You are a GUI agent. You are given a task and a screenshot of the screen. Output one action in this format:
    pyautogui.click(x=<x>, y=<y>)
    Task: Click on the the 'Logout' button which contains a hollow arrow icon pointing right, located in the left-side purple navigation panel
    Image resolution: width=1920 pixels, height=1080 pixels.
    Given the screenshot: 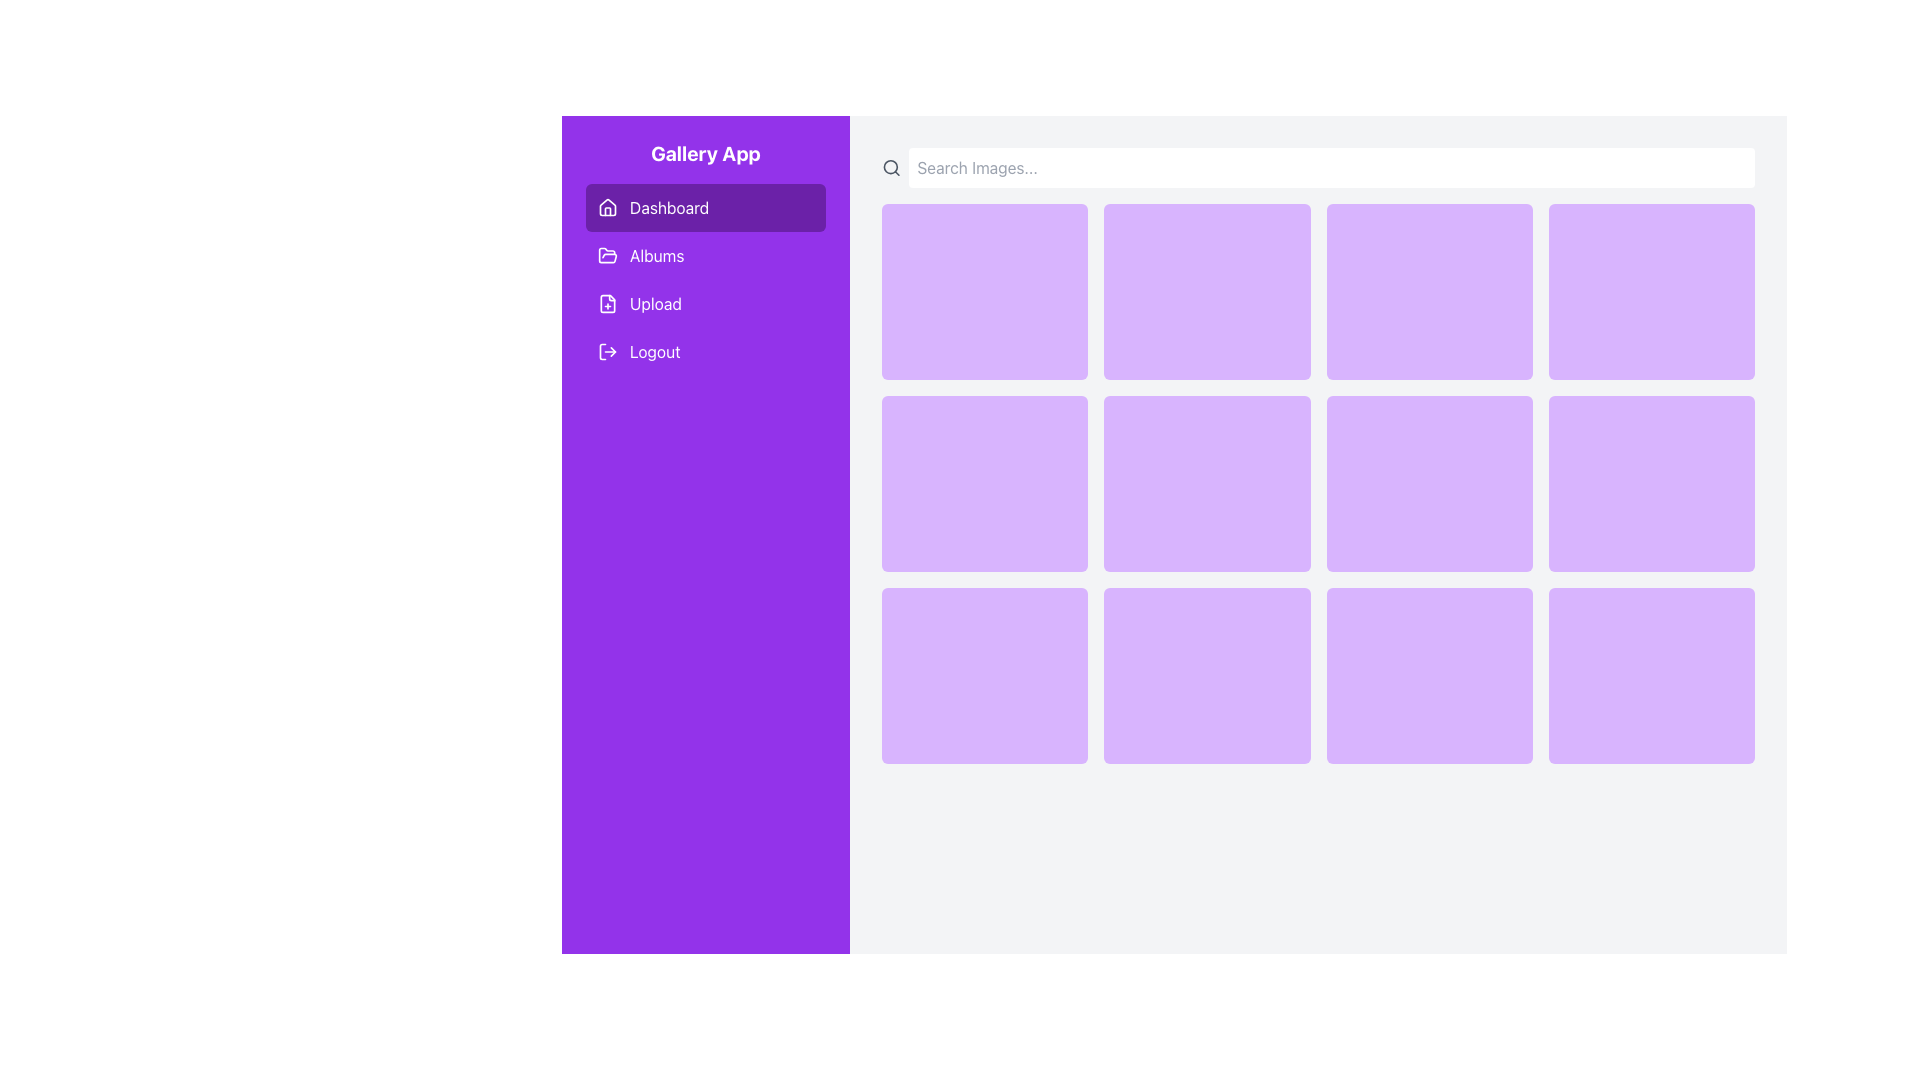 What is the action you would take?
    pyautogui.click(x=607, y=350)
    